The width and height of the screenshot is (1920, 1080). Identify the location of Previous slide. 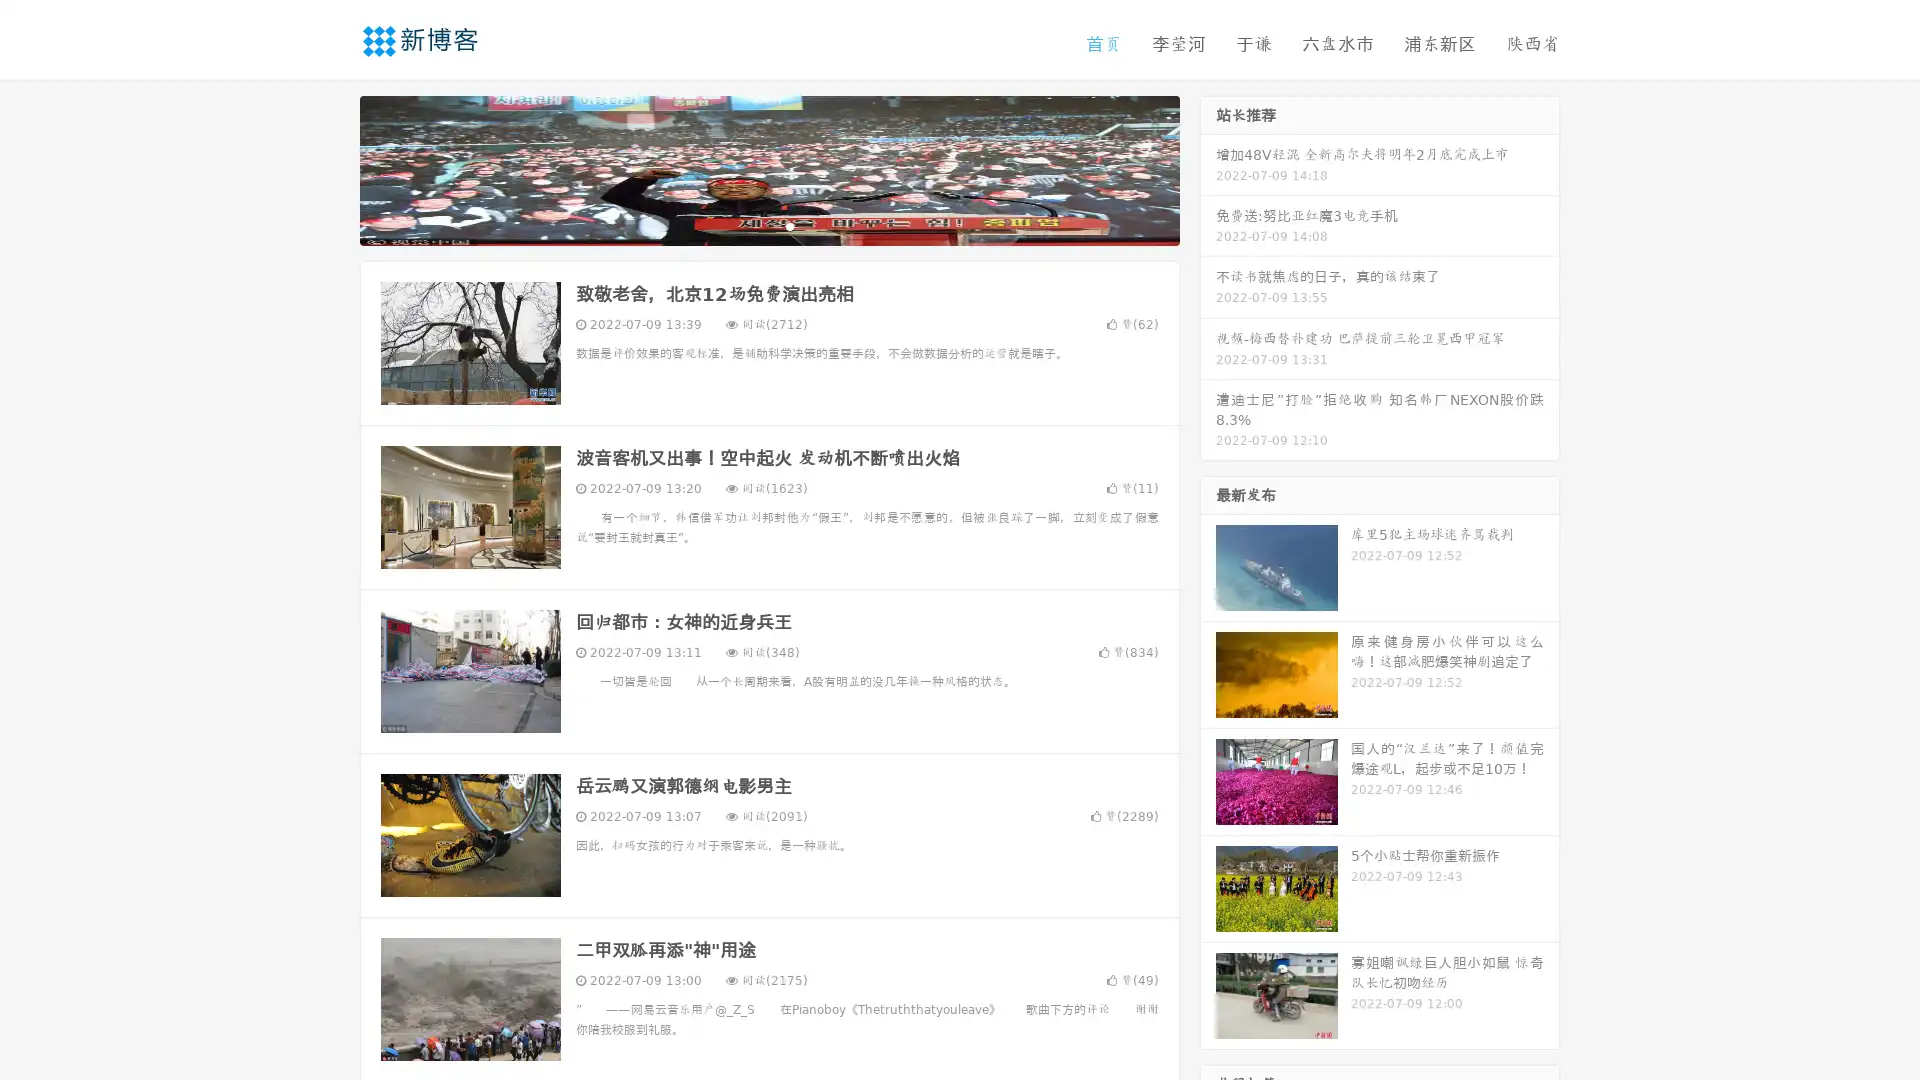
(330, 168).